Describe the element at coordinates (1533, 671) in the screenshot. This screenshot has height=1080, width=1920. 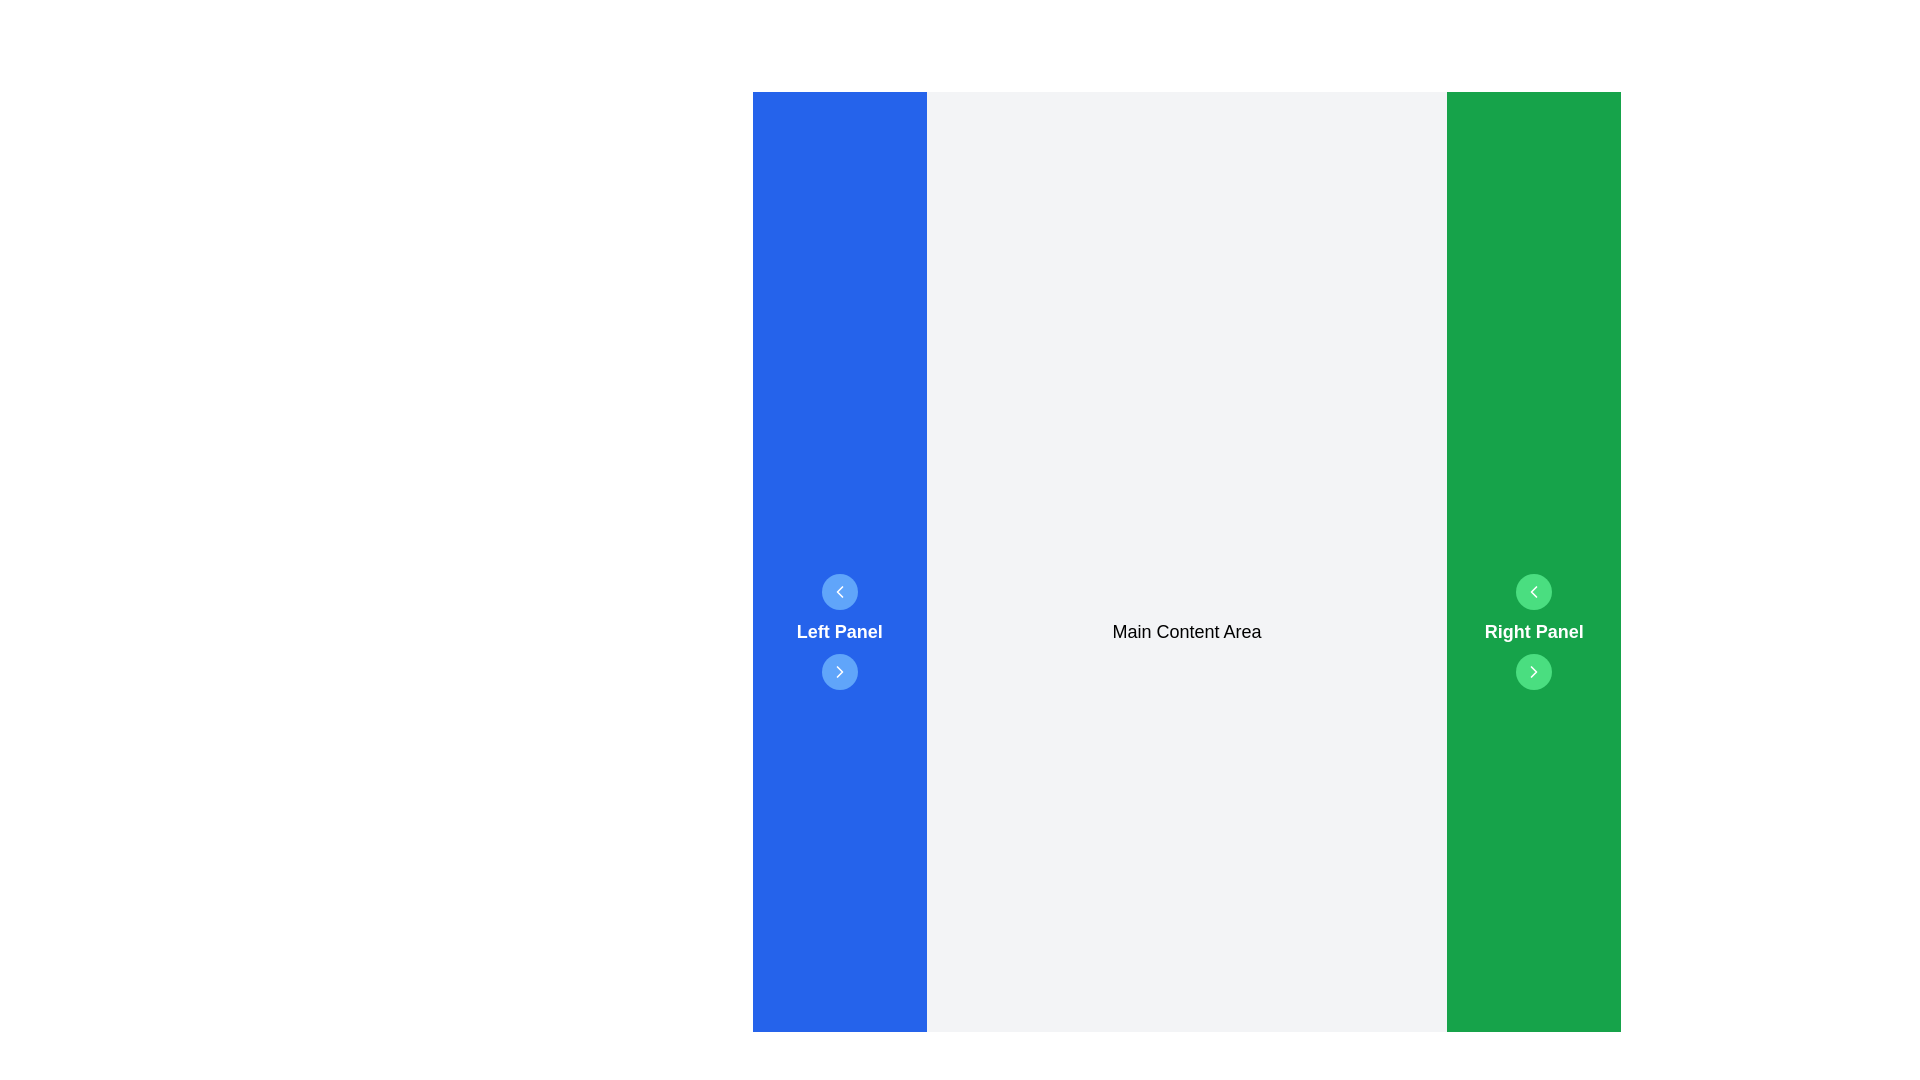
I see `the navigation button located in the right panel section, which is positioned below a left-facing chevron` at that location.